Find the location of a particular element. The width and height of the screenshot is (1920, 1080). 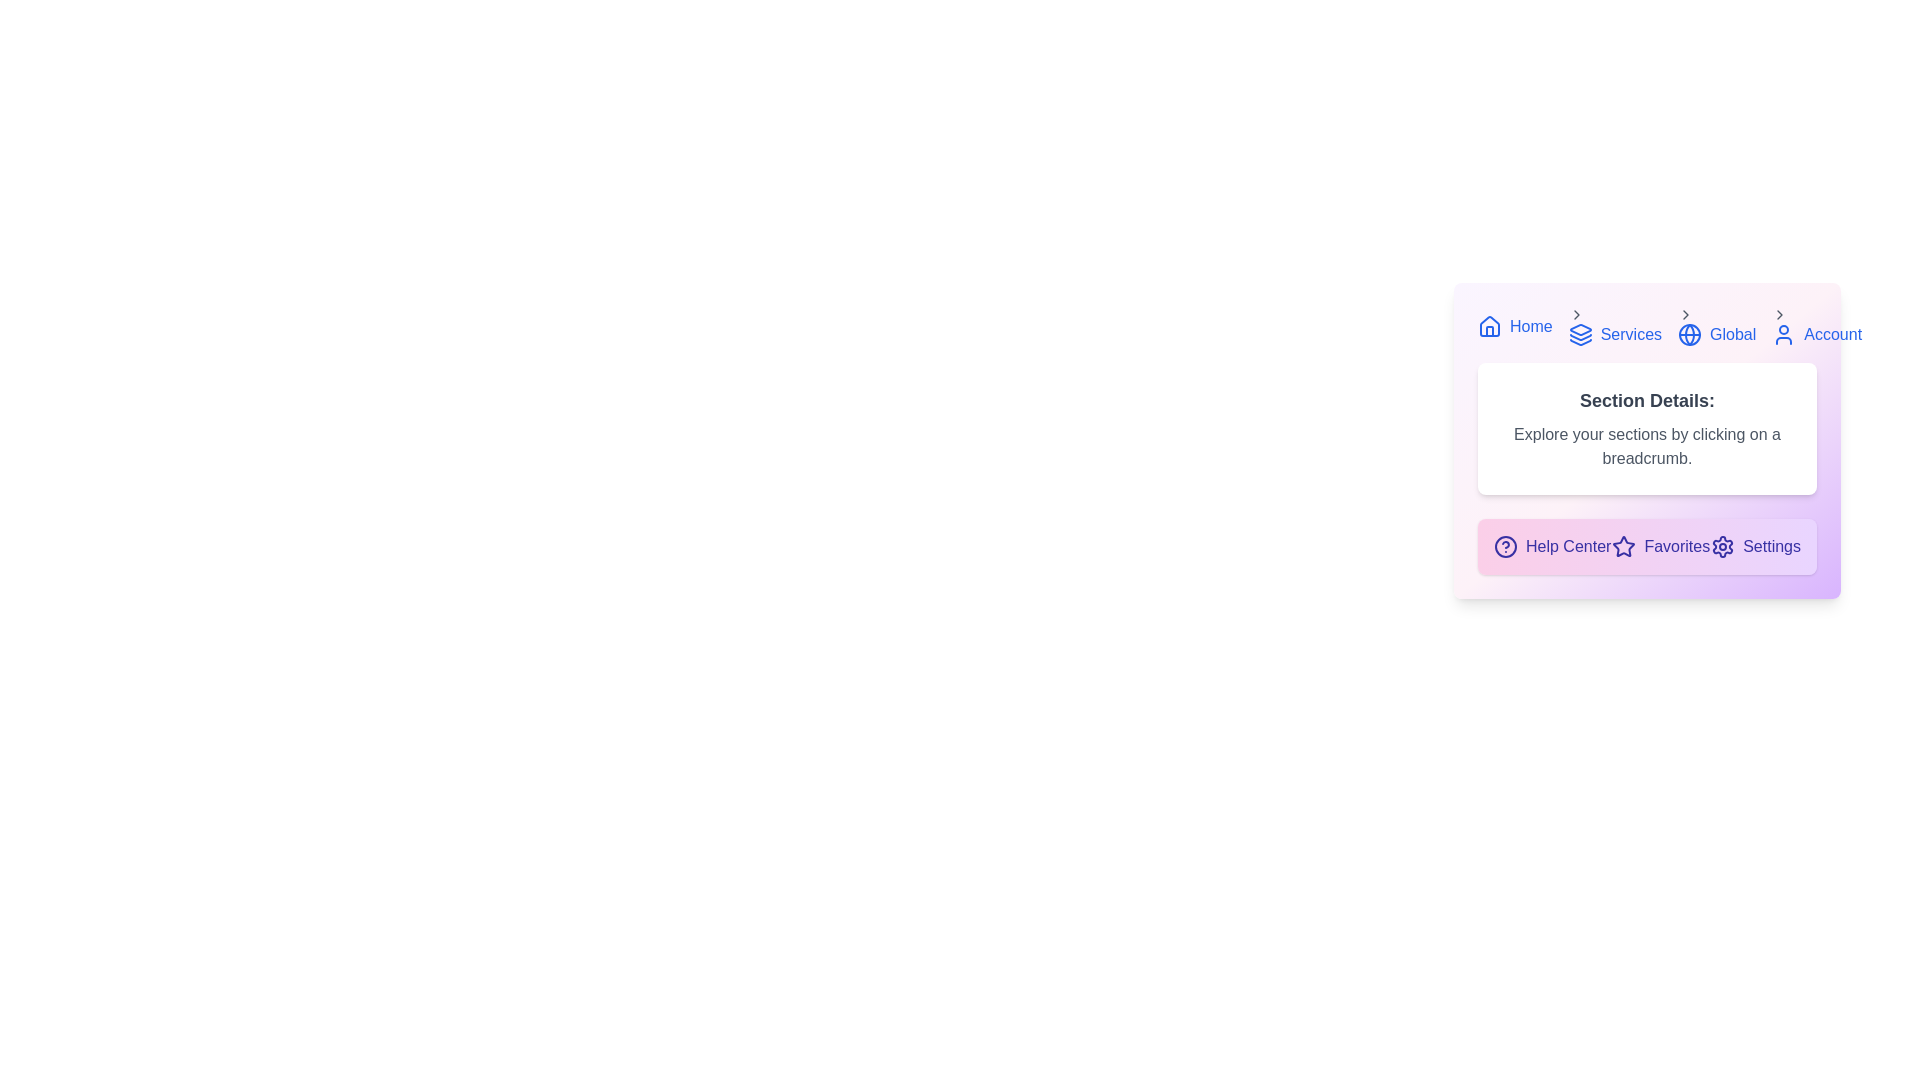

the breadcrumb link that indicates navigation to the 'Services' section, which is the second item between 'Home' and 'Global' links is located at coordinates (1647, 326).